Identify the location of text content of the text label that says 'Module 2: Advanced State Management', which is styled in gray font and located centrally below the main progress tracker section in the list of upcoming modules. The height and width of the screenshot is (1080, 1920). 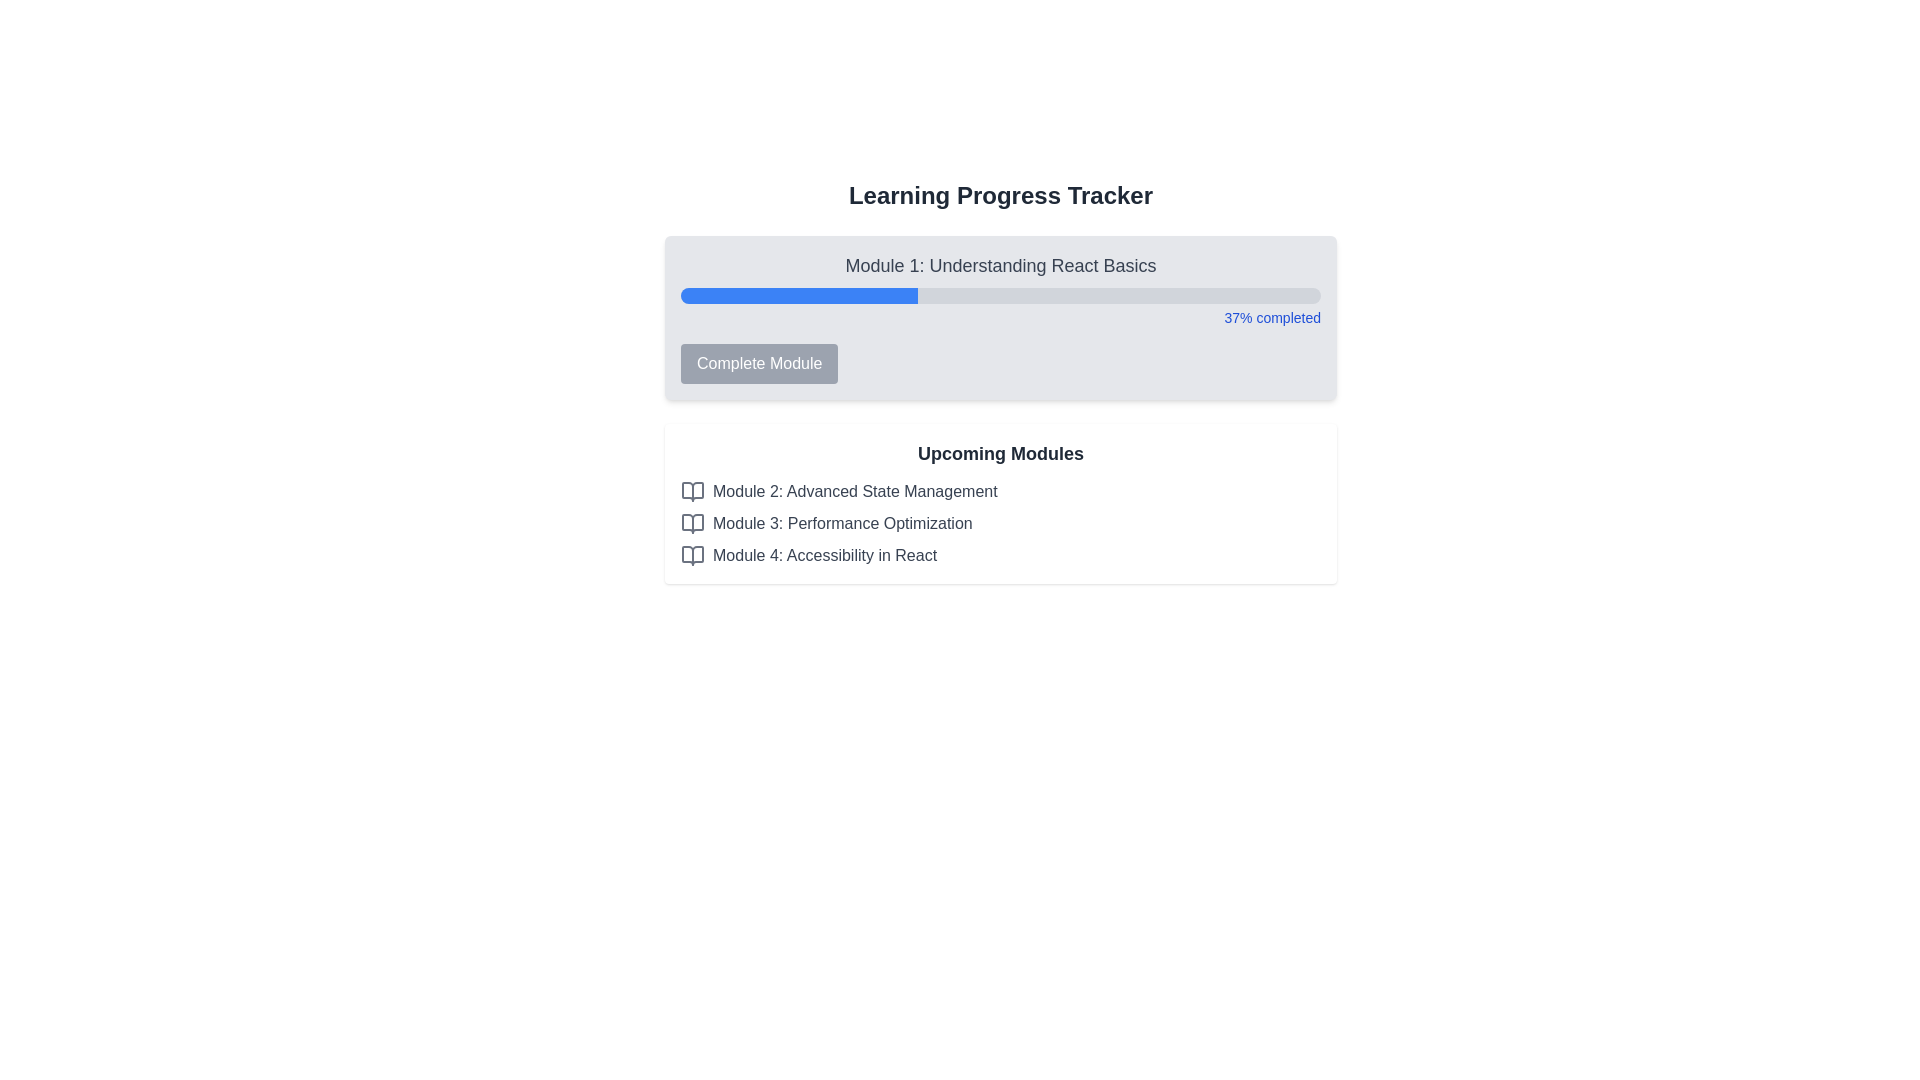
(855, 492).